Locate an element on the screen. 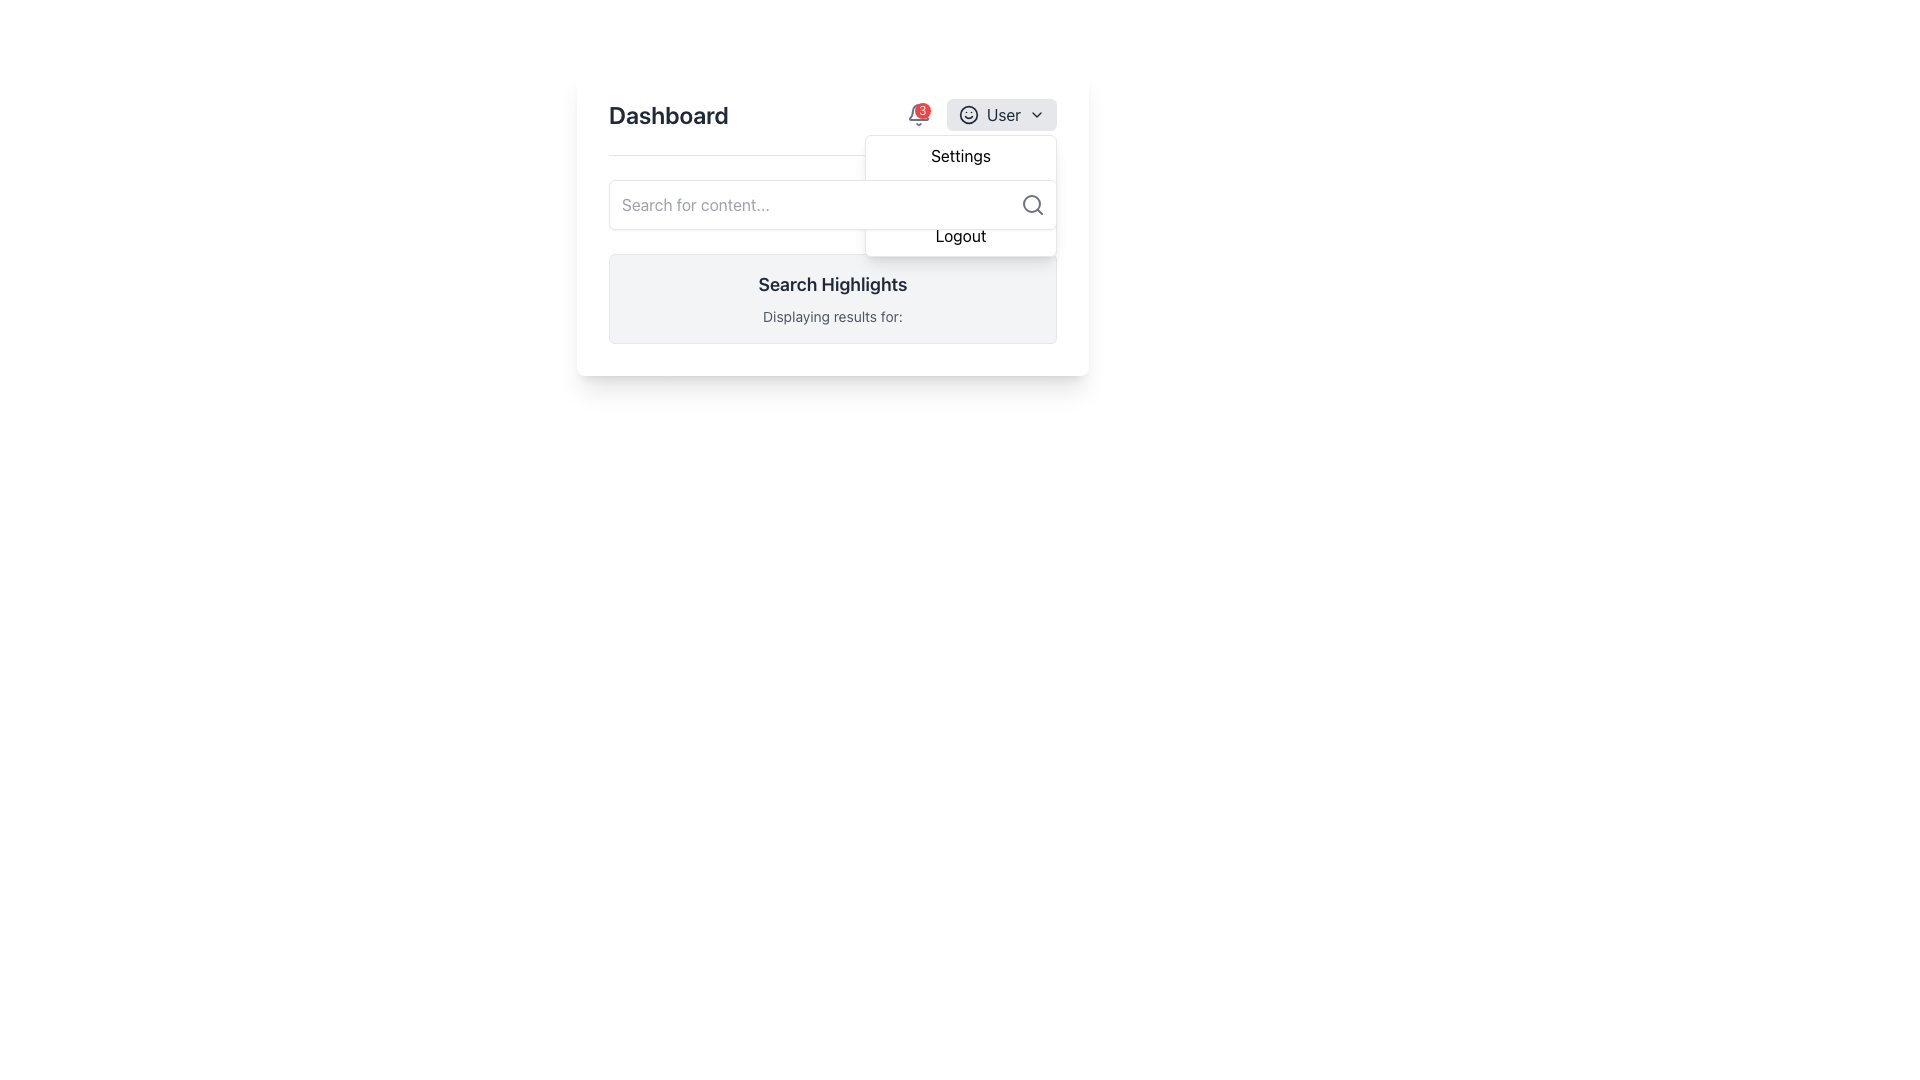 This screenshot has height=1080, width=1920. the user profile dropdown menu icon located in the top right corner of the interface is located at coordinates (1001, 115).